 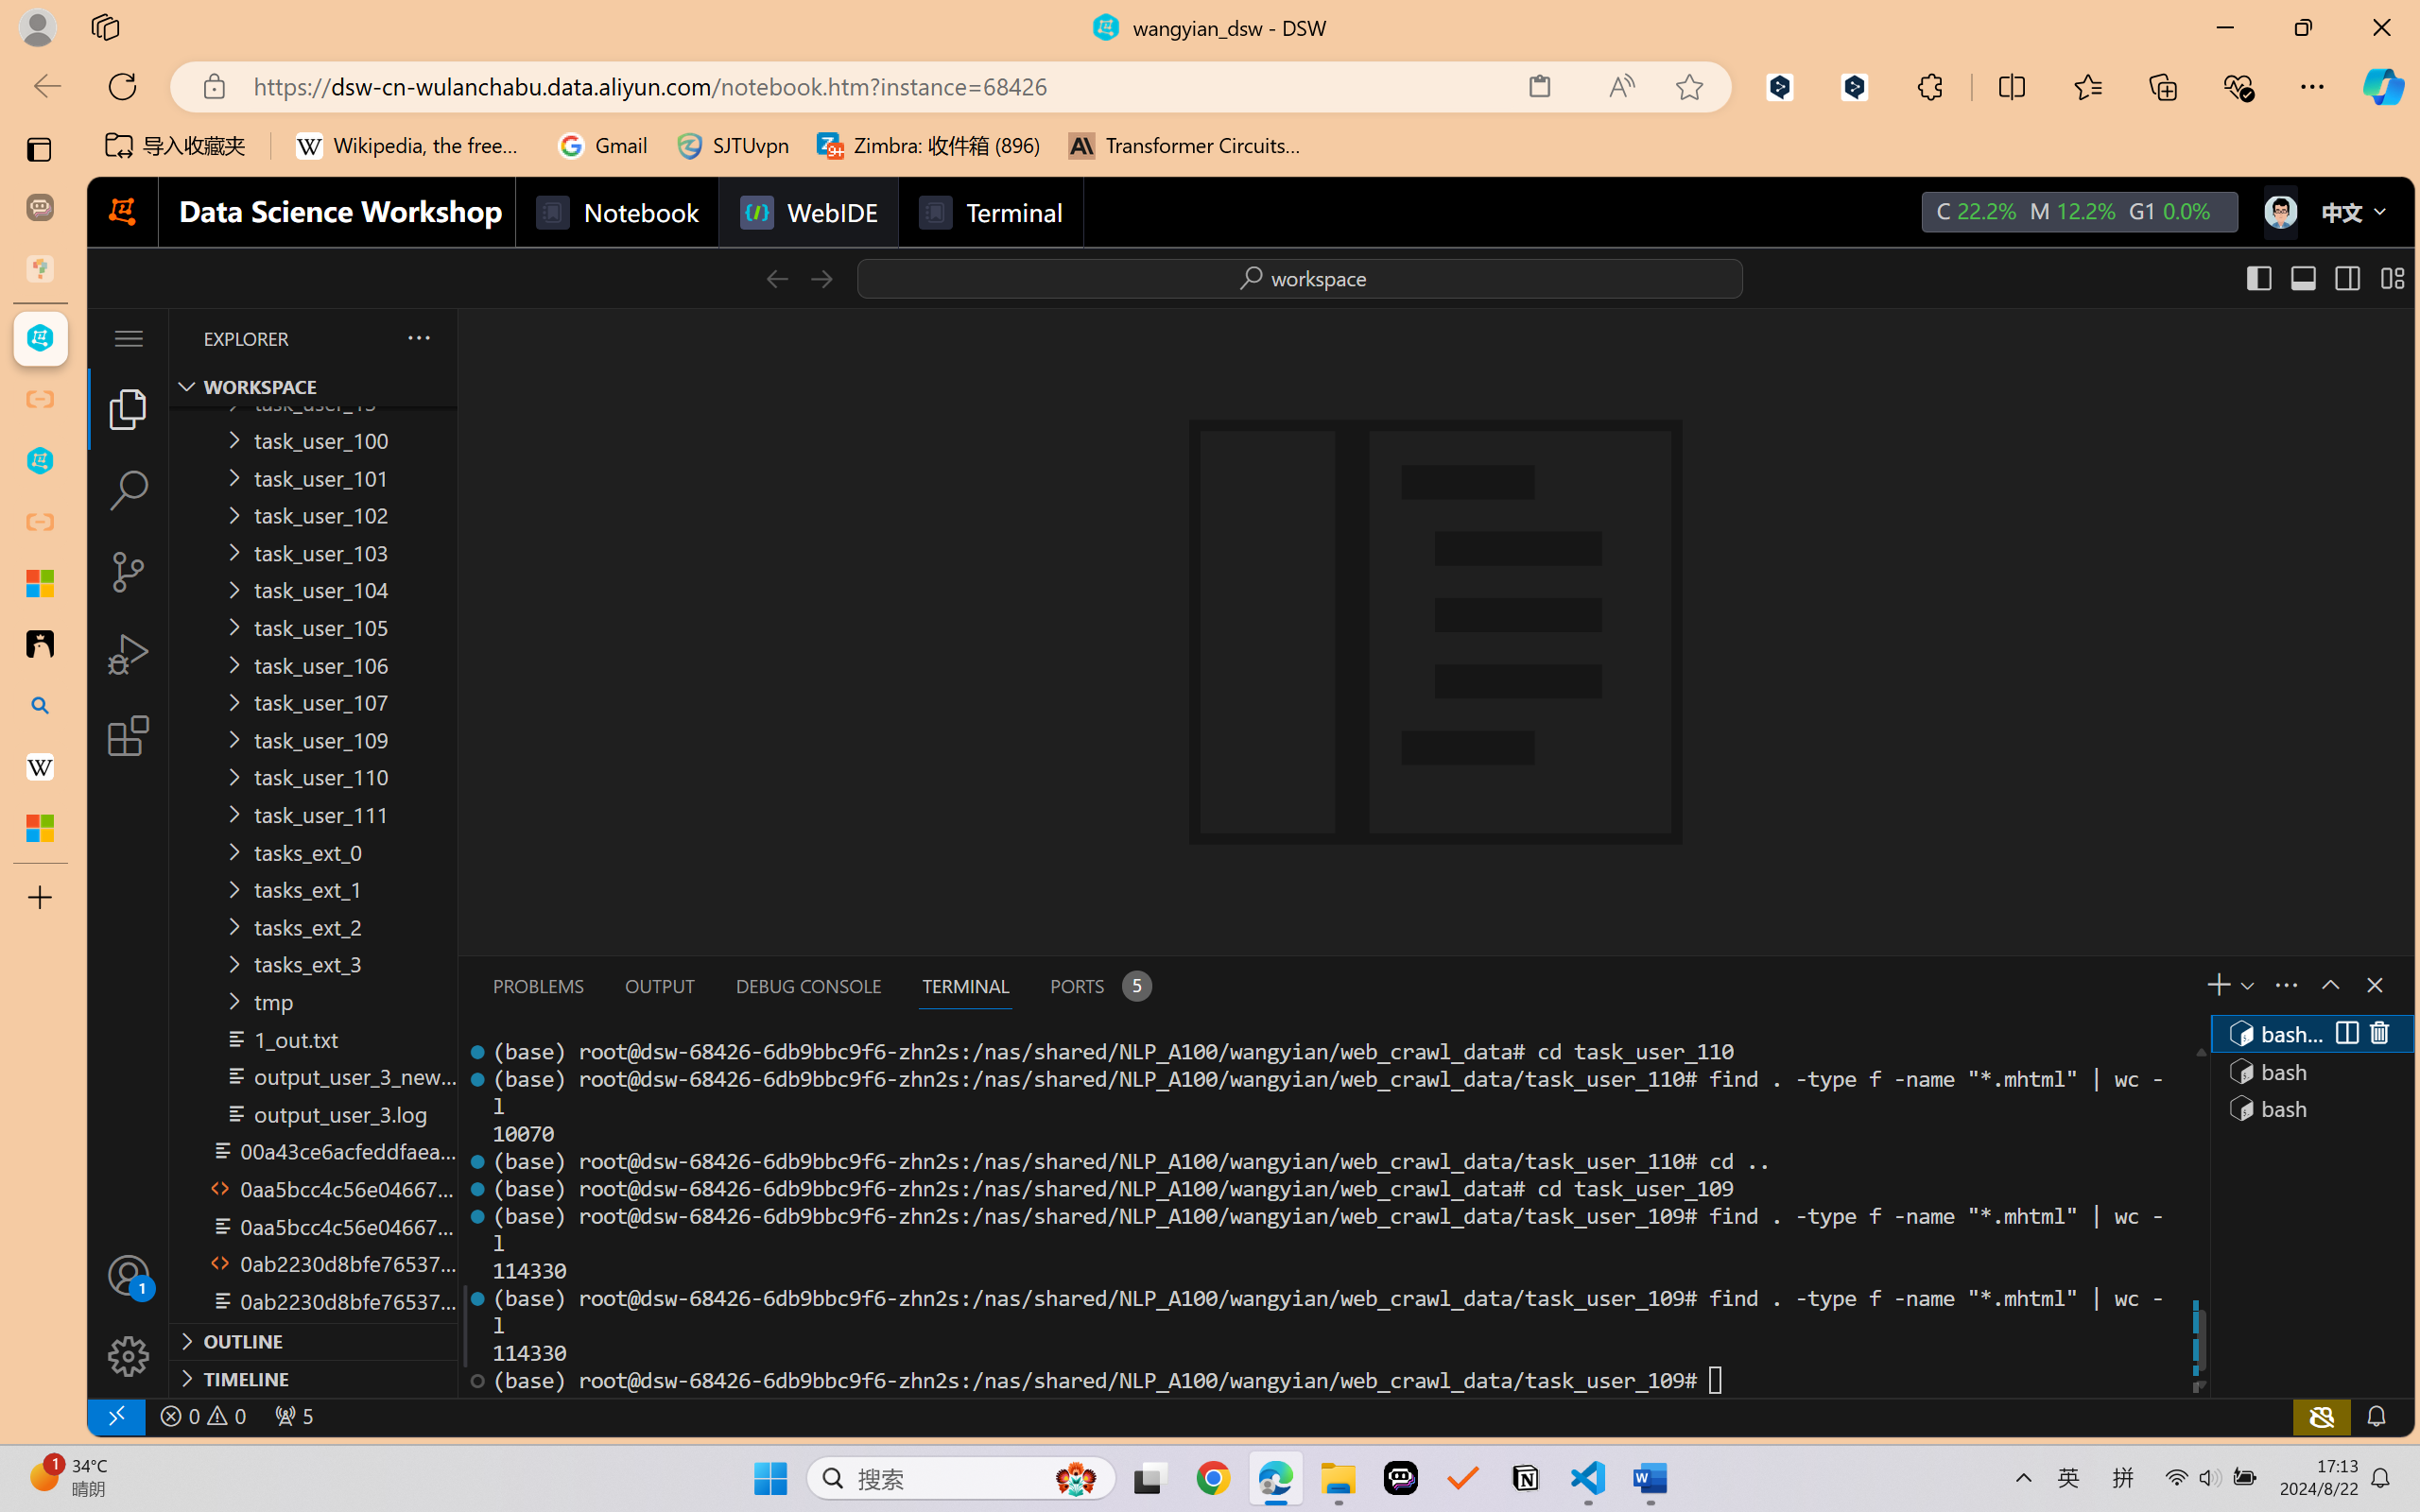 I want to click on 'Transformer Circuits Thread', so click(x=1184, y=145).